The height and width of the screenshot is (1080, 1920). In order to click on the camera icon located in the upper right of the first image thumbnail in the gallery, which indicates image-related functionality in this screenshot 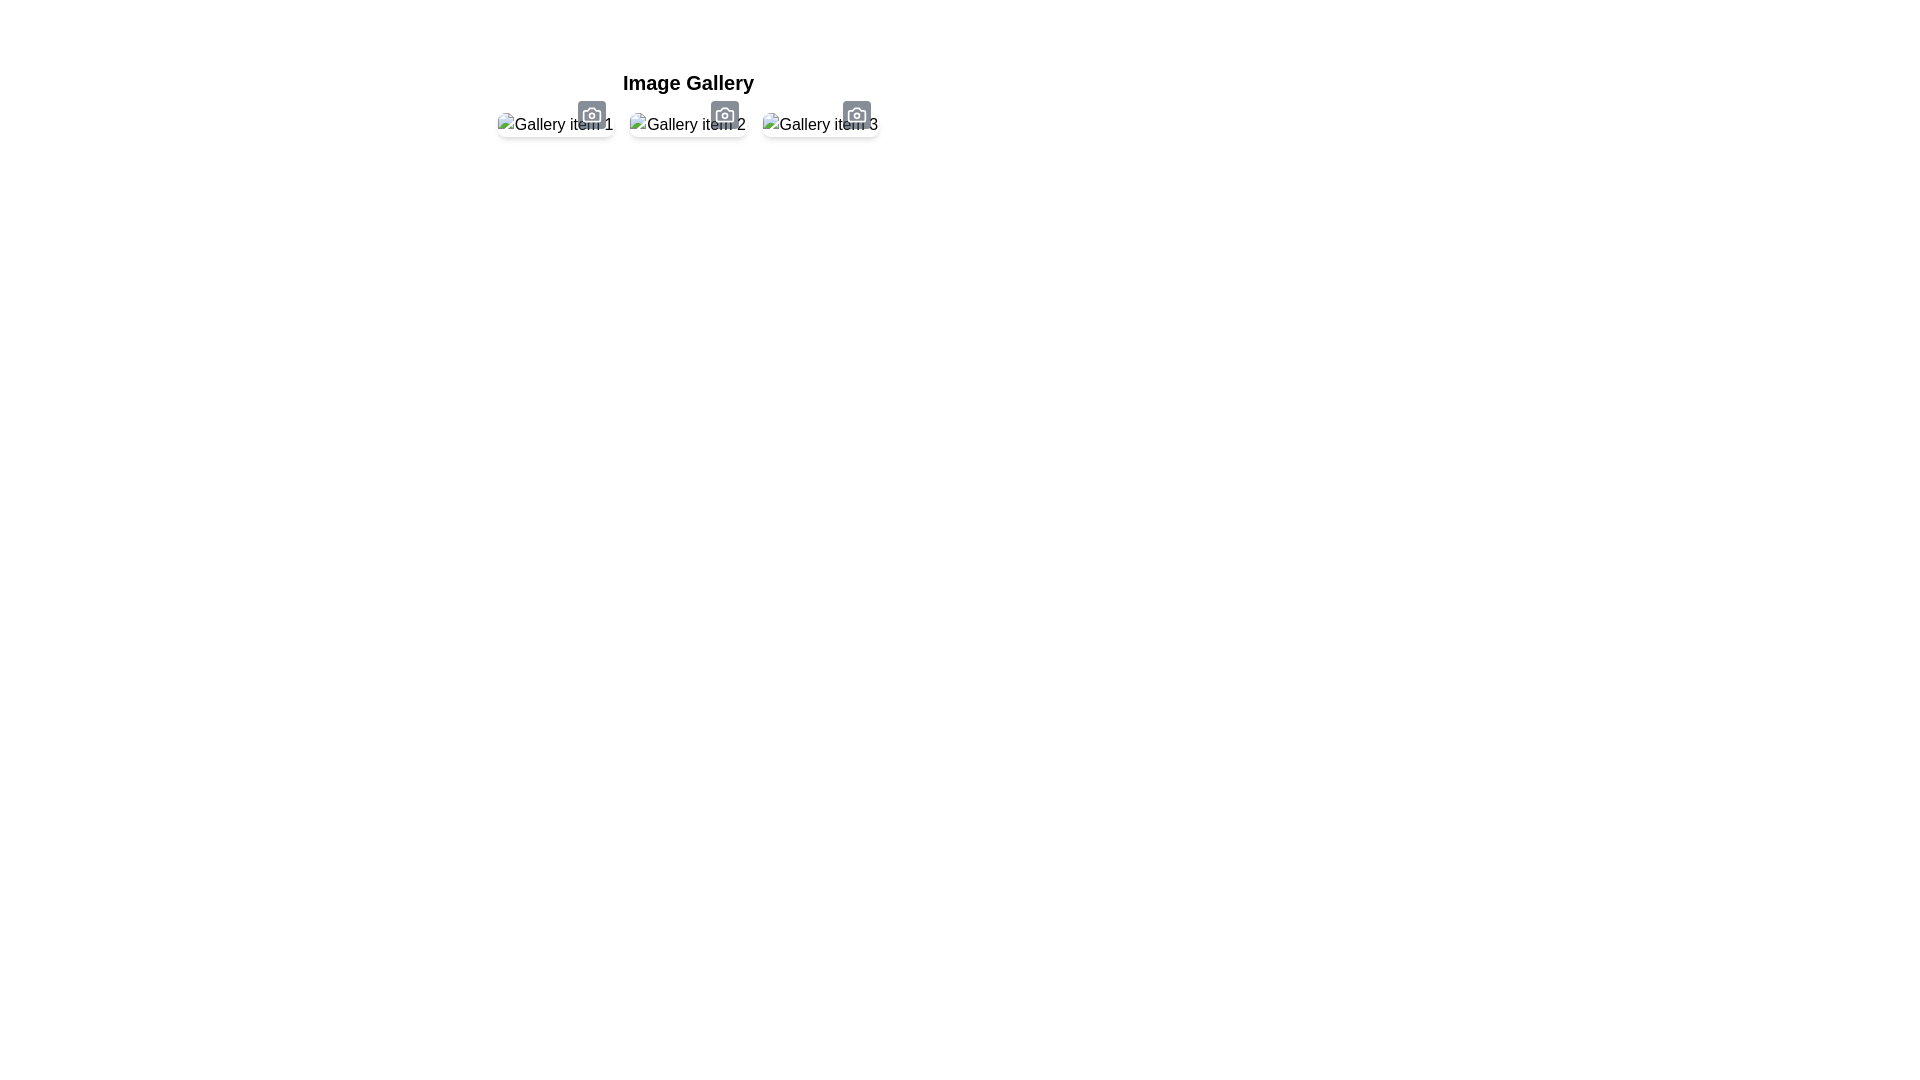, I will do `click(591, 115)`.